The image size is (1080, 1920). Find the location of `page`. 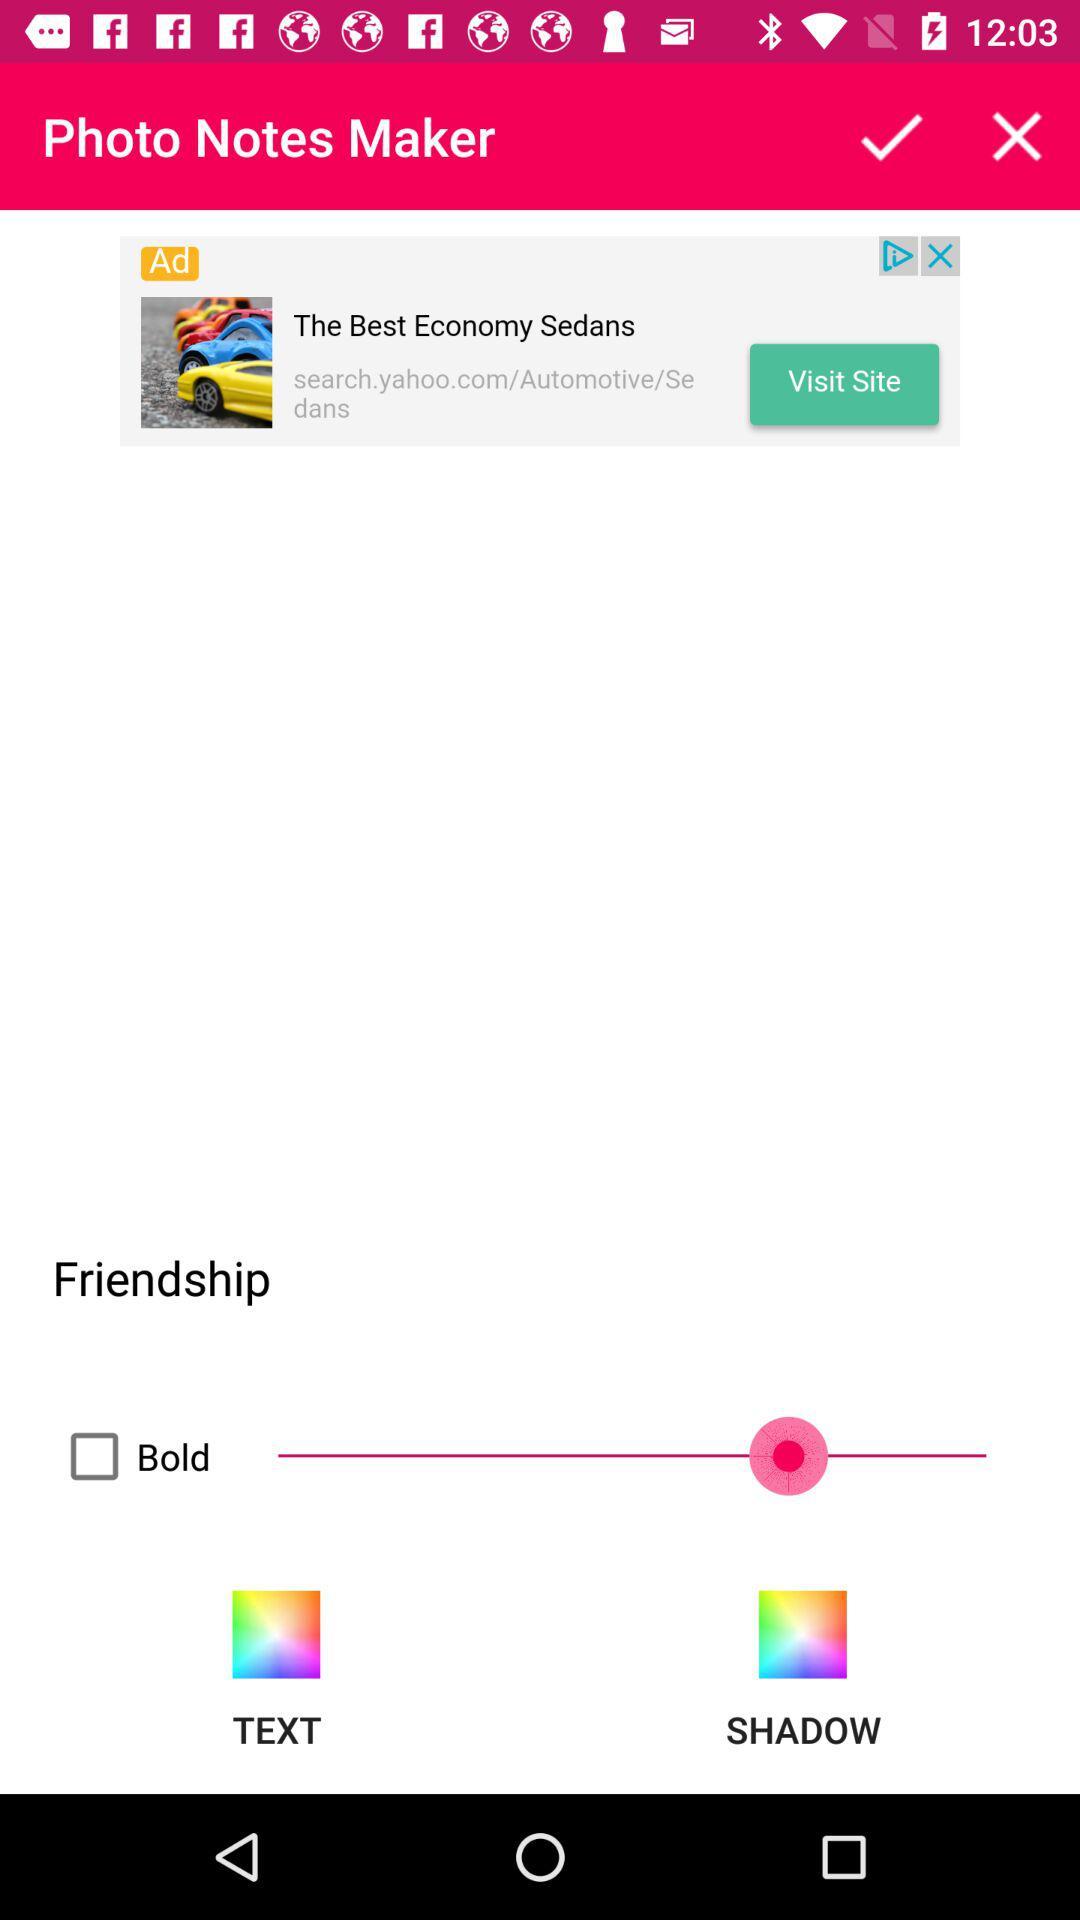

page is located at coordinates (1017, 135).